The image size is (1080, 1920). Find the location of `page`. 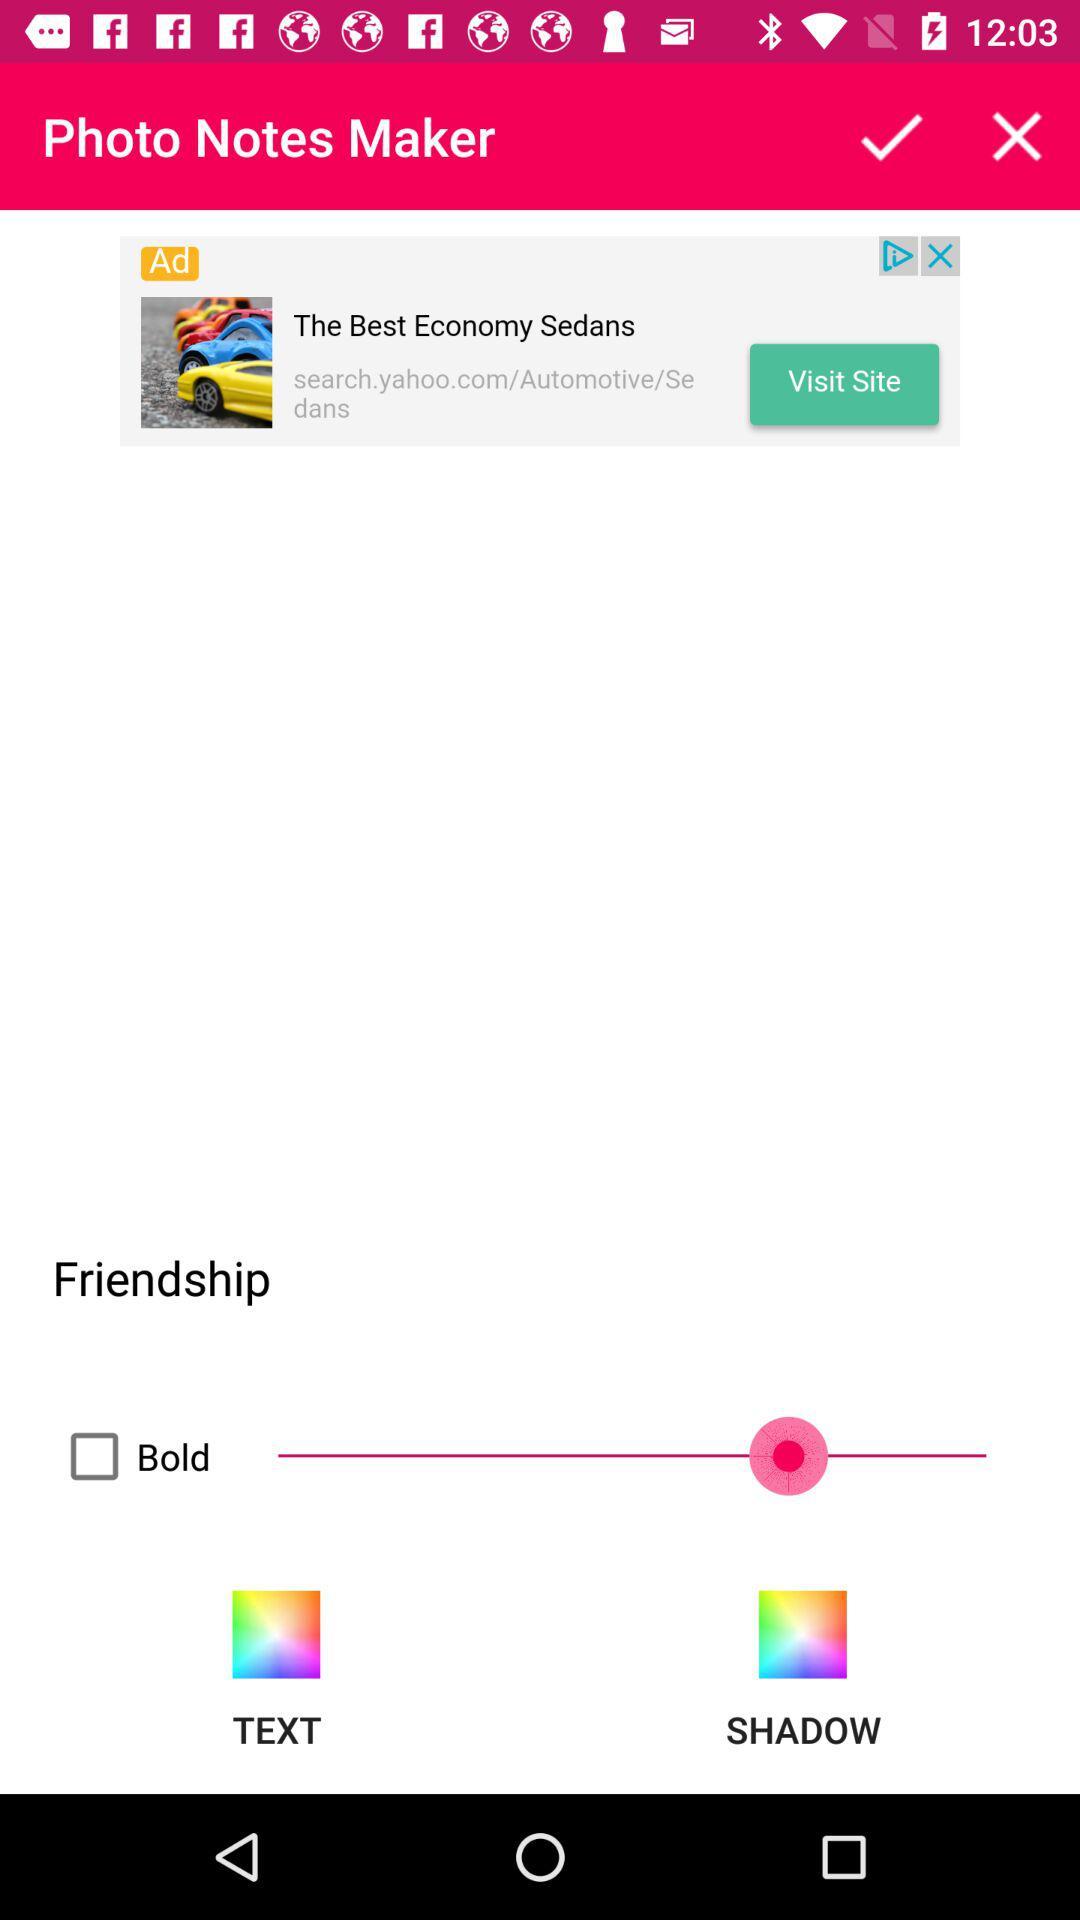

page is located at coordinates (1017, 135).